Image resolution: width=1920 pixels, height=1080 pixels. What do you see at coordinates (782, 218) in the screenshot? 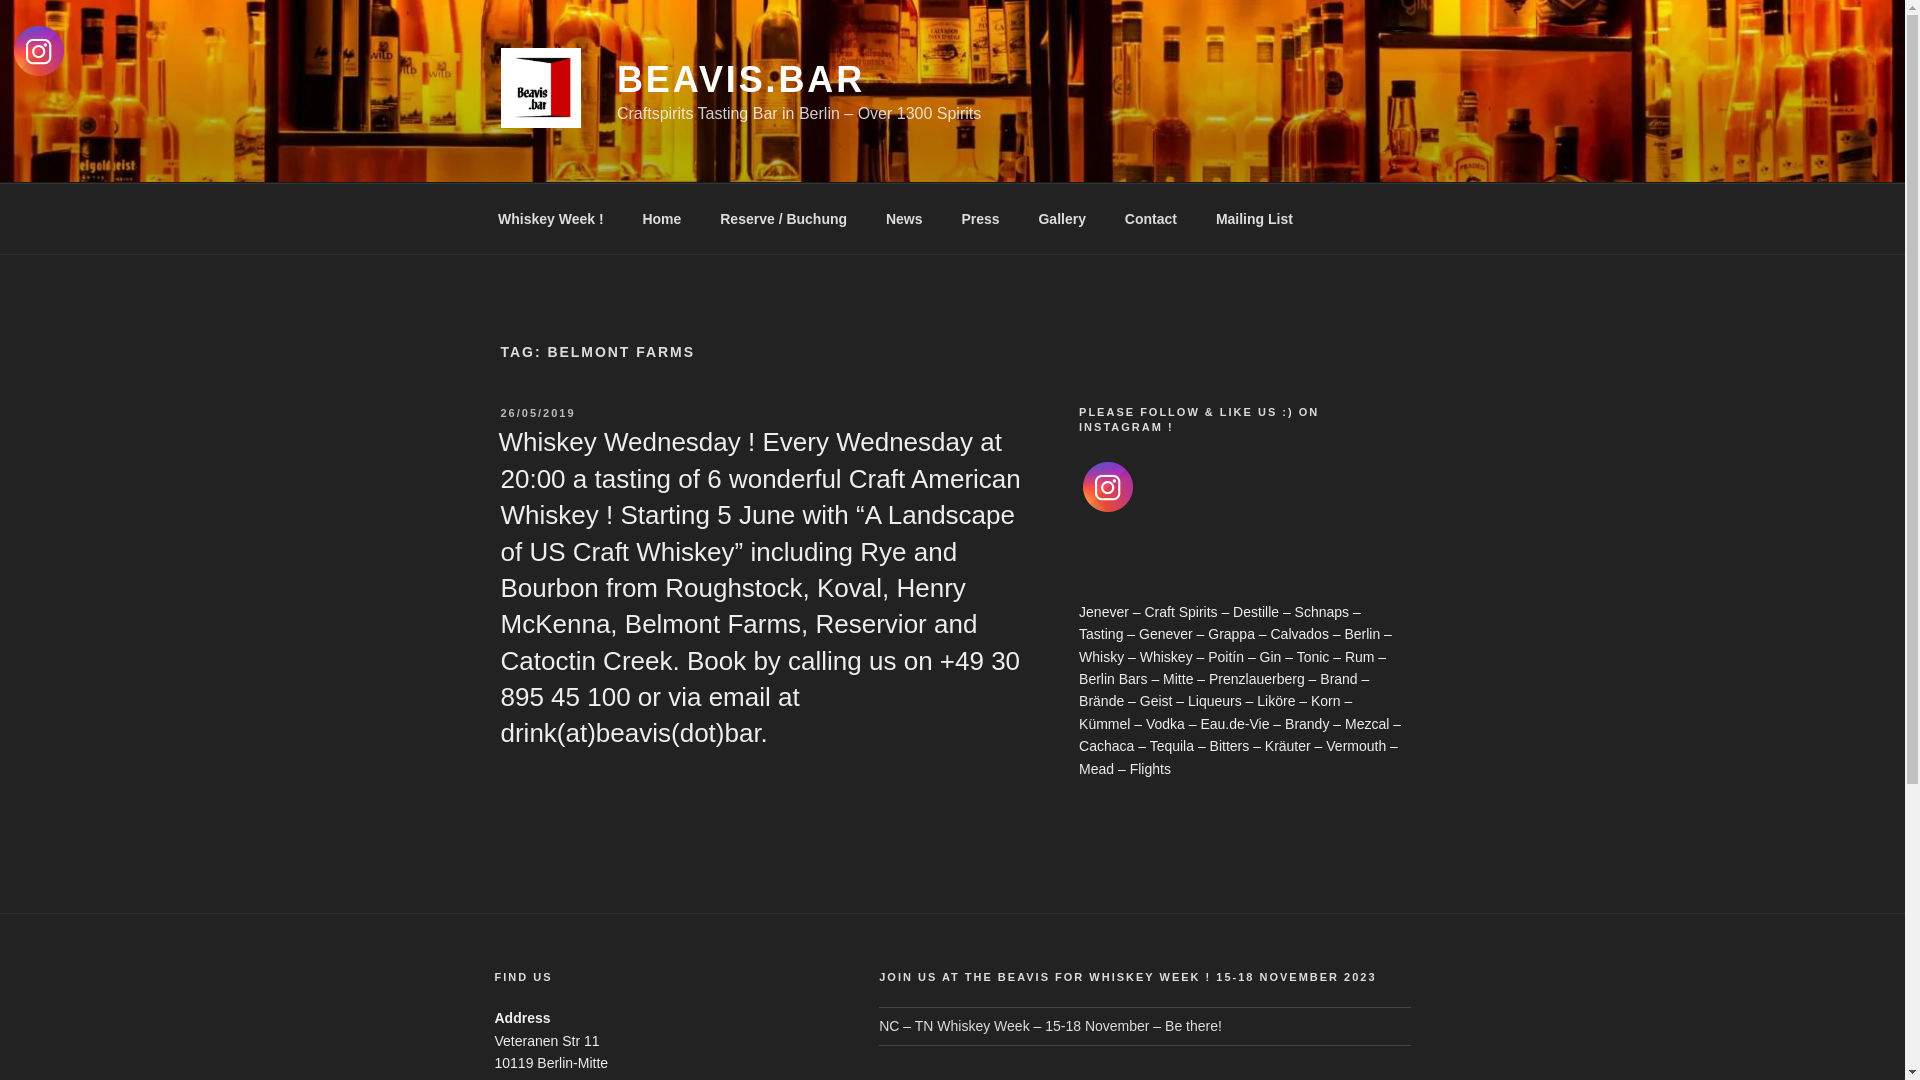
I see `'Reserve / Buchung'` at bounding box center [782, 218].